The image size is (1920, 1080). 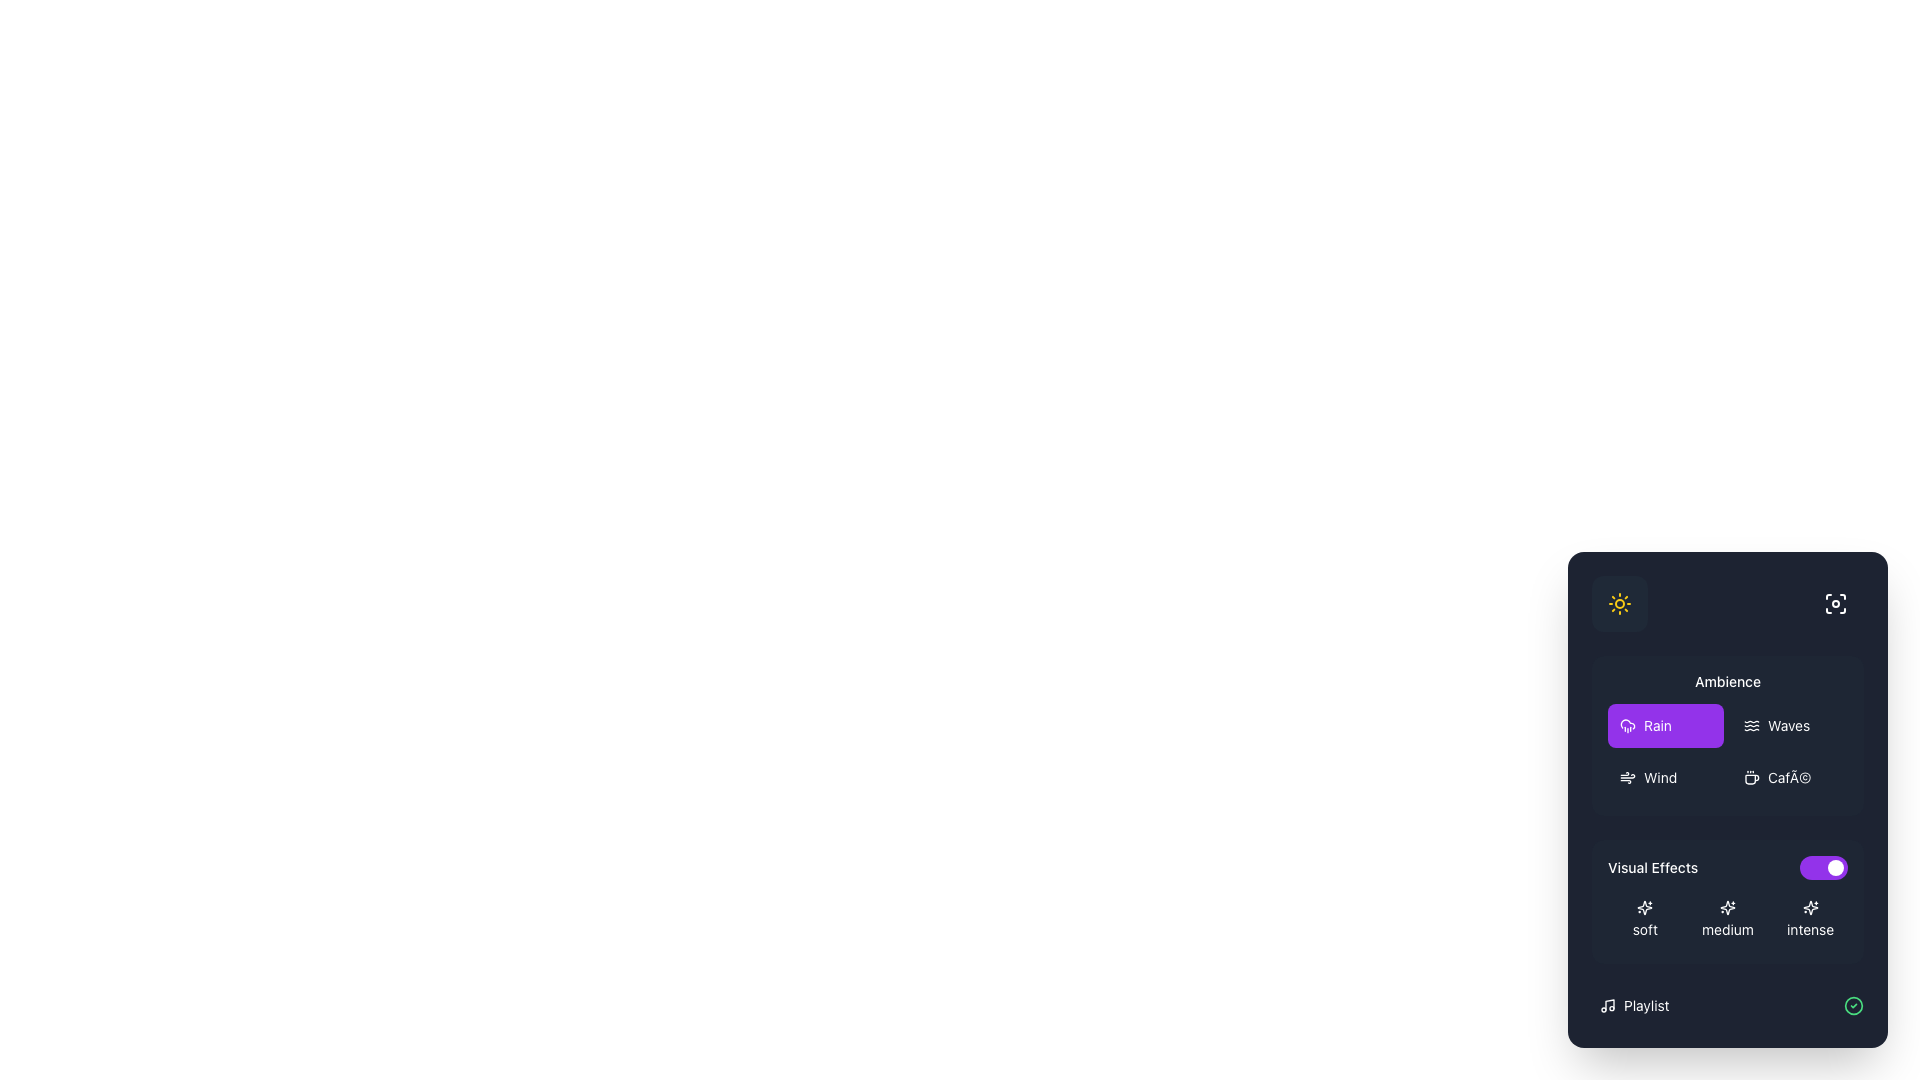 What do you see at coordinates (1790, 725) in the screenshot?
I see `the 'Waves' button, which is a rectangular button with a minimalist wave icon on the left and the text 'Waves' on the right, located in the top-right corner of the grid segment labeled 'Ambience'` at bounding box center [1790, 725].